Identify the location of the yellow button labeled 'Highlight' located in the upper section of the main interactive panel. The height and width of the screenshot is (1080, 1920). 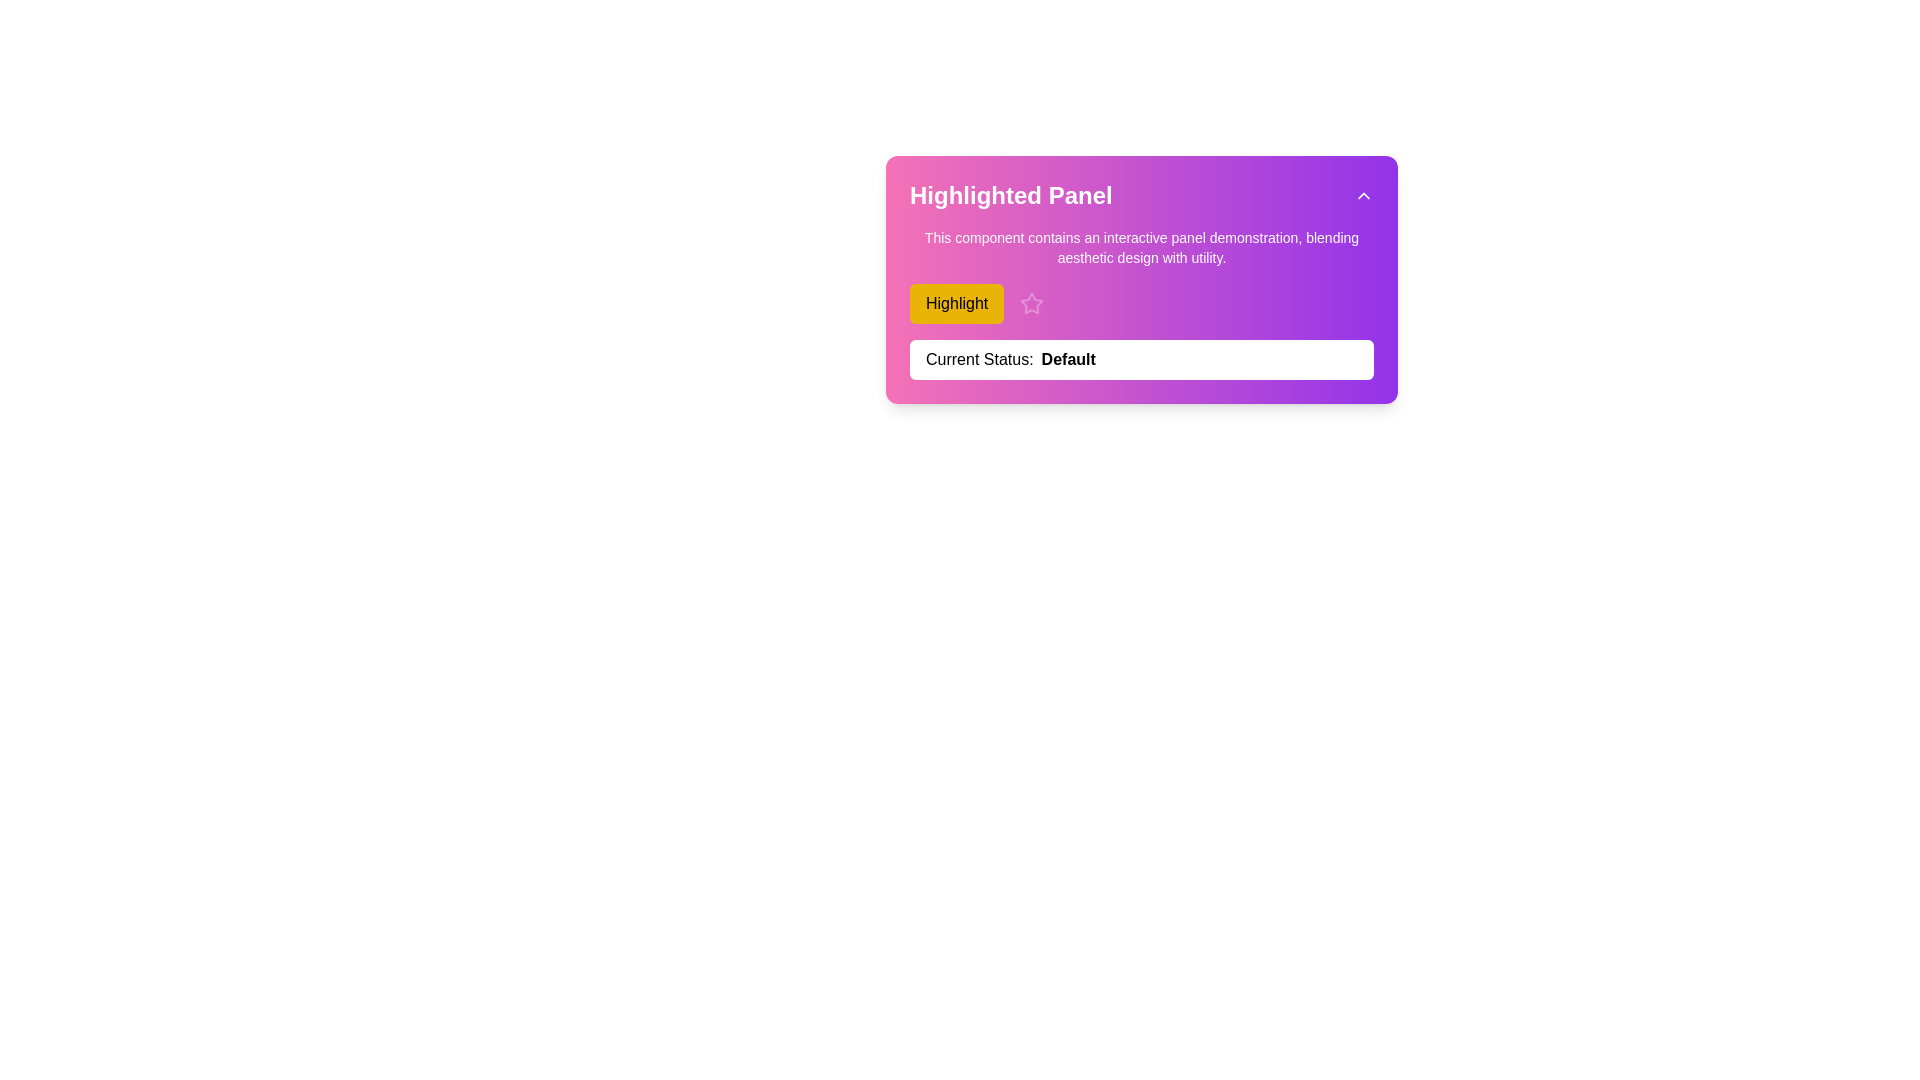
(956, 304).